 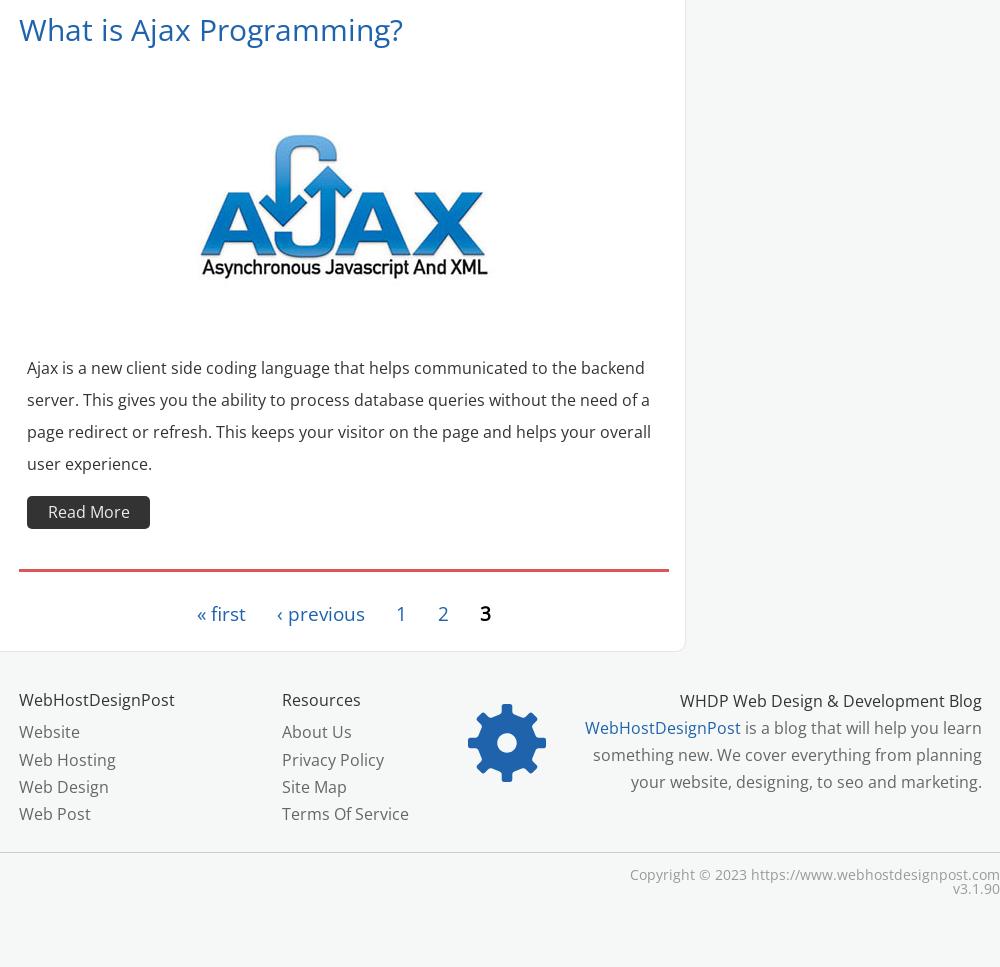 I want to click on '3', so click(x=483, y=613).